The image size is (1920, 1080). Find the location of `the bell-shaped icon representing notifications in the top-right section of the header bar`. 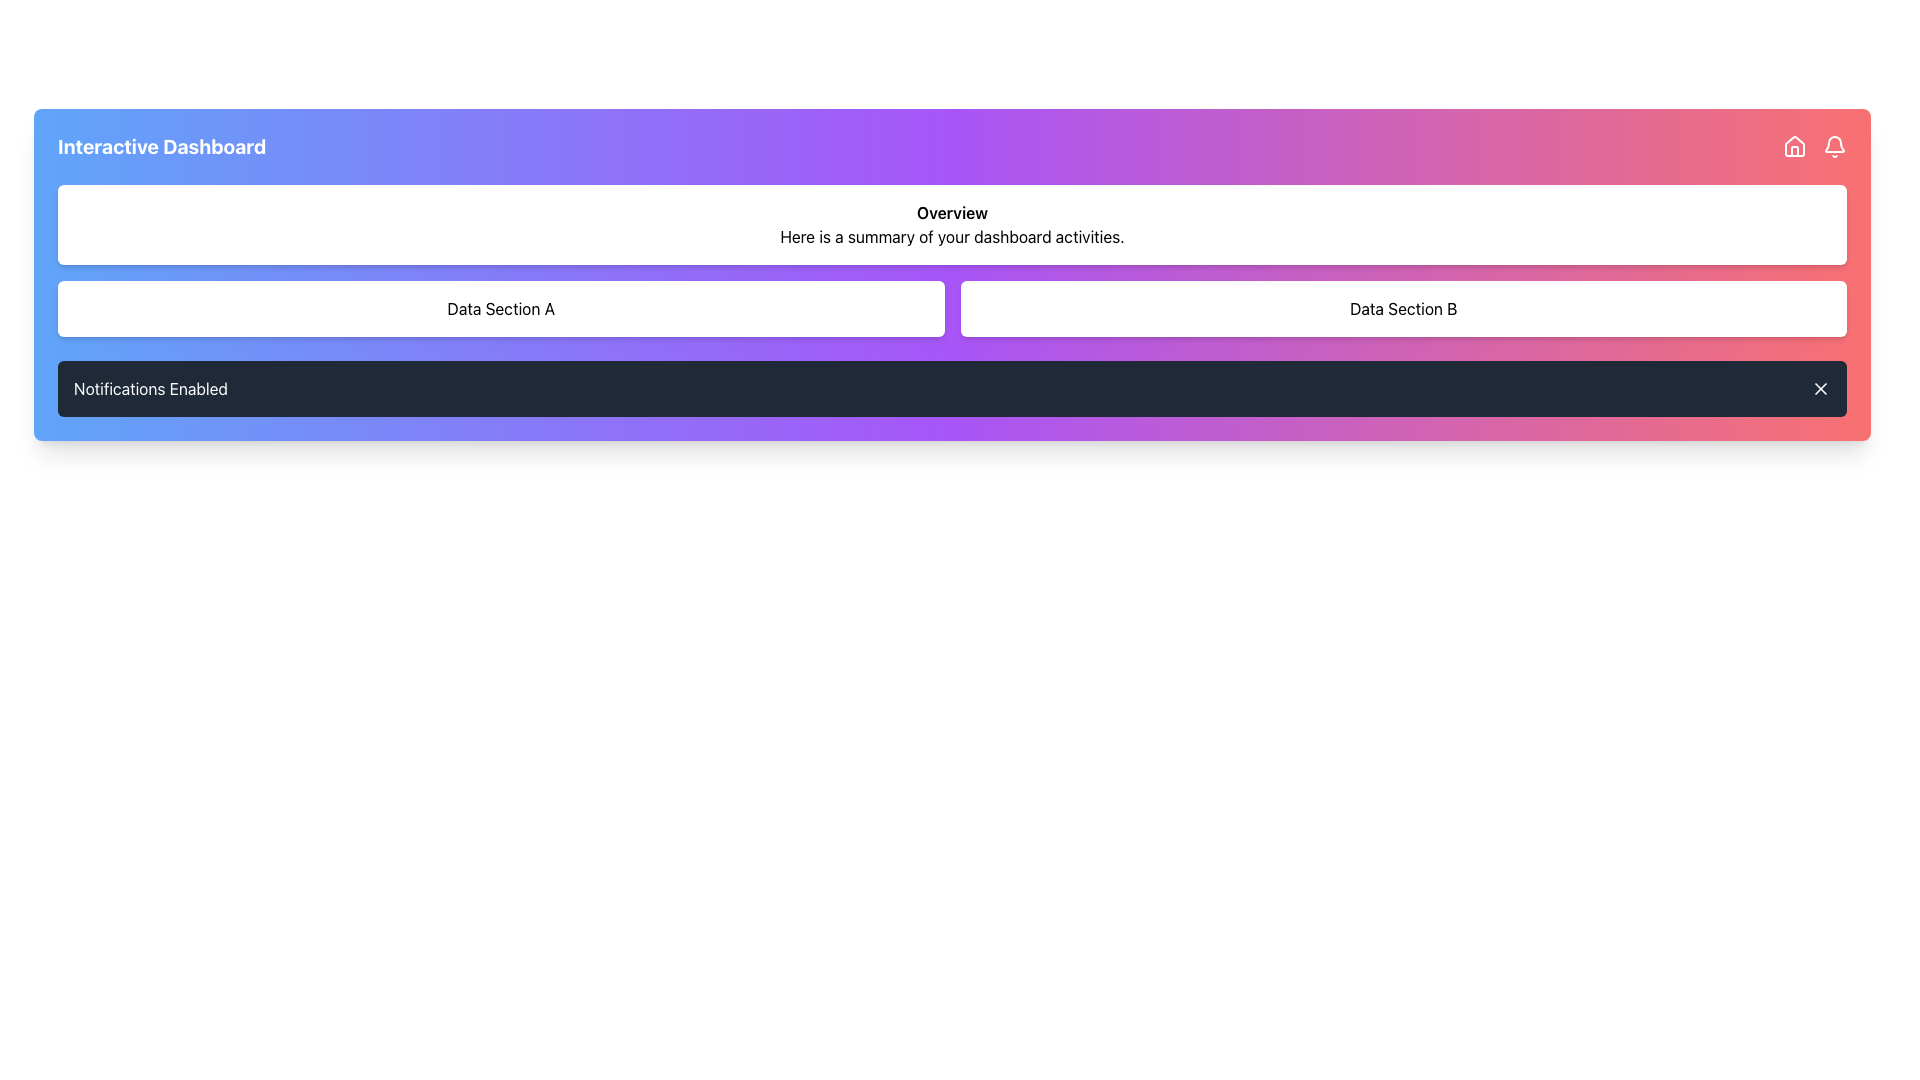

the bell-shaped icon representing notifications in the top-right section of the header bar is located at coordinates (1834, 143).